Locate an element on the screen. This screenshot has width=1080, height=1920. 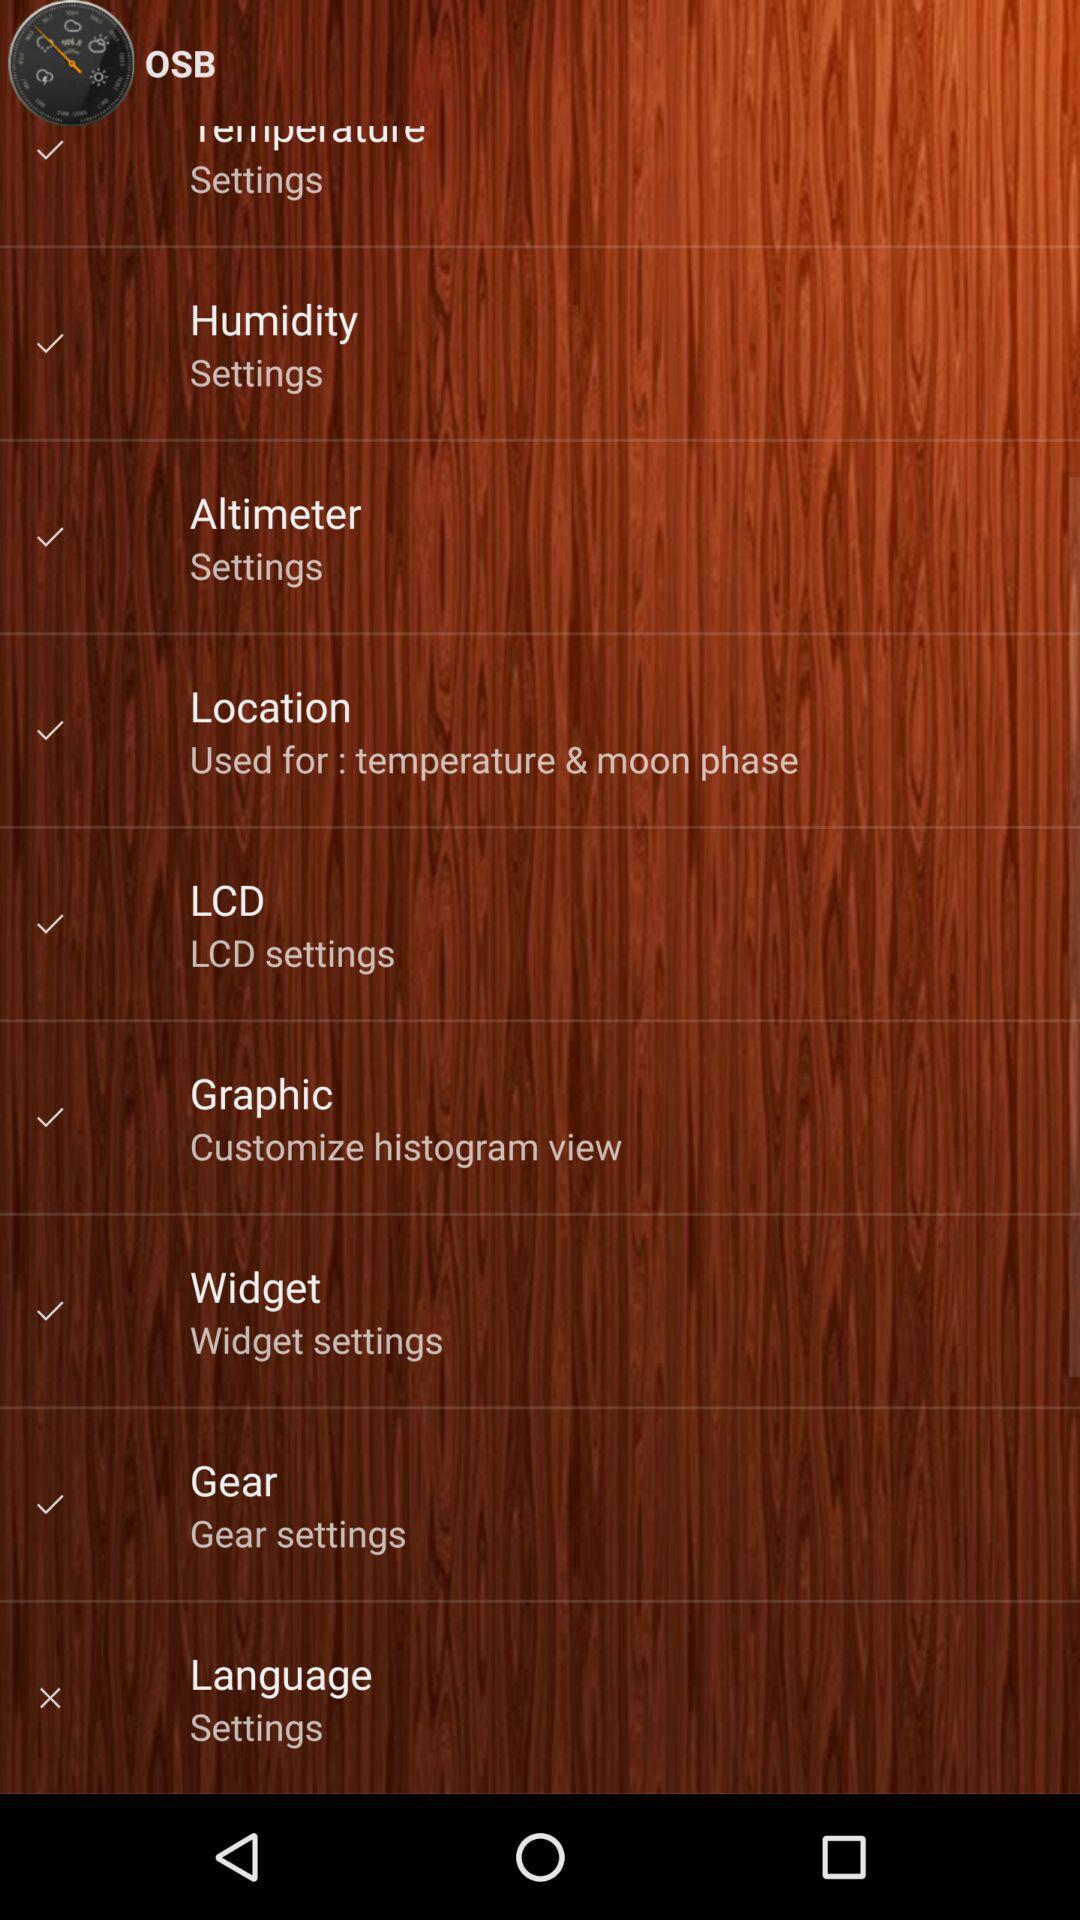
item above lcd item is located at coordinates (494, 757).